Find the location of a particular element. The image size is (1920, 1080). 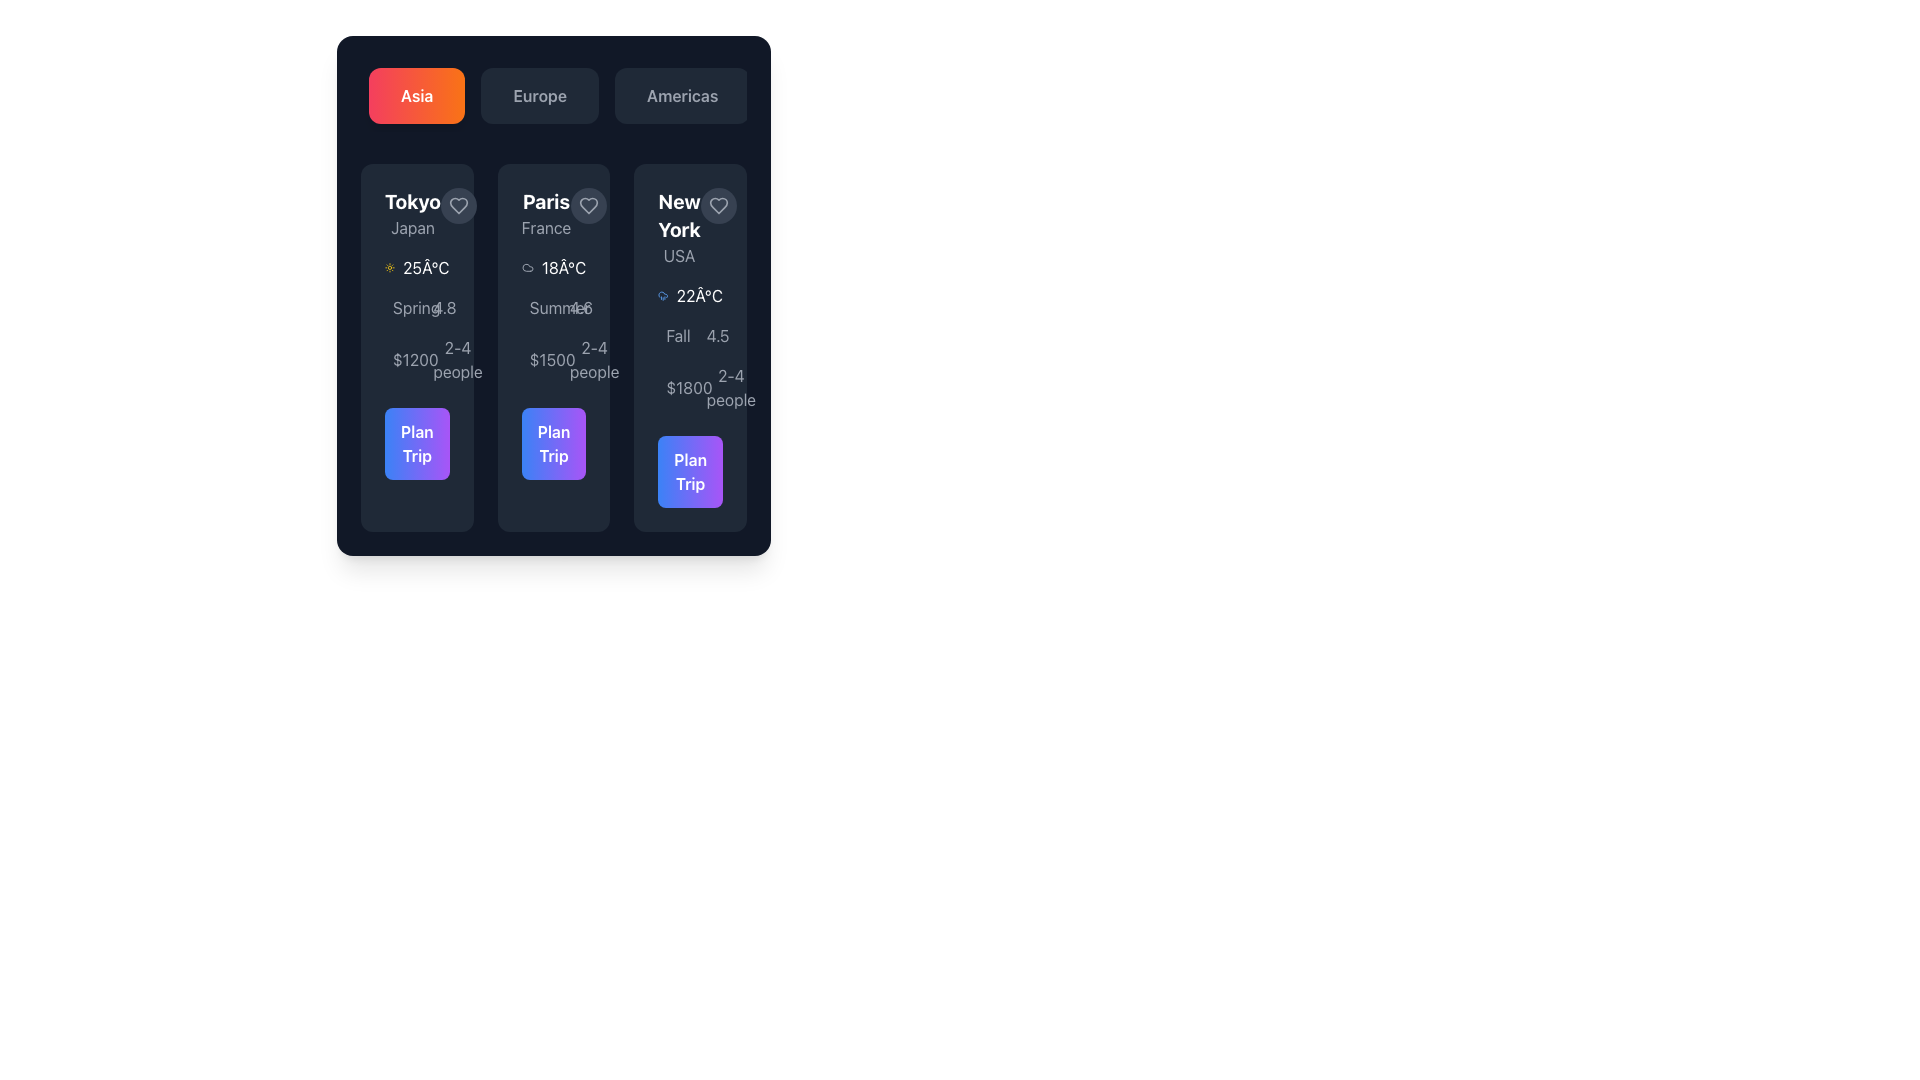

the Decorative and informational UI element displaying a small yellow sun icon and the text '25Â°C' on a dark background, located in the Tokyo card beneath the 'Japan' label is located at coordinates (416, 266).